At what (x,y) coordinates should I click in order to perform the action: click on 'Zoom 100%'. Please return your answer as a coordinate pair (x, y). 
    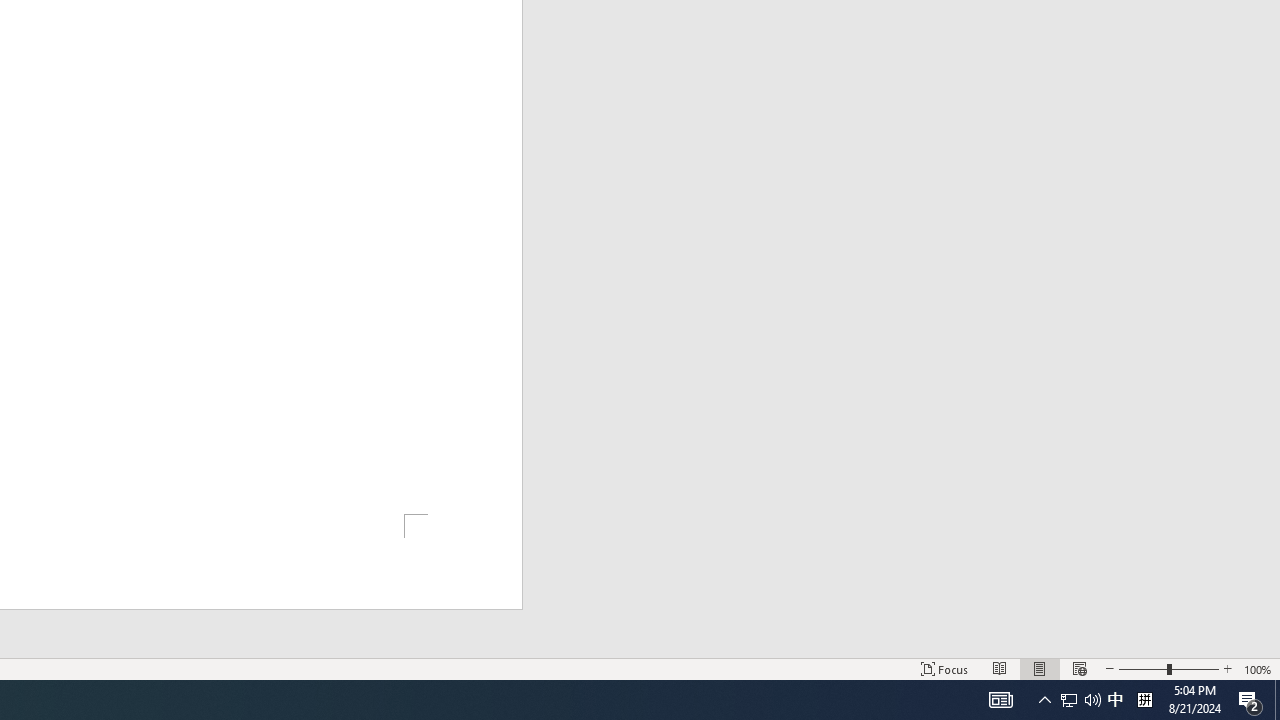
    Looking at the image, I should click on (1257, 669).